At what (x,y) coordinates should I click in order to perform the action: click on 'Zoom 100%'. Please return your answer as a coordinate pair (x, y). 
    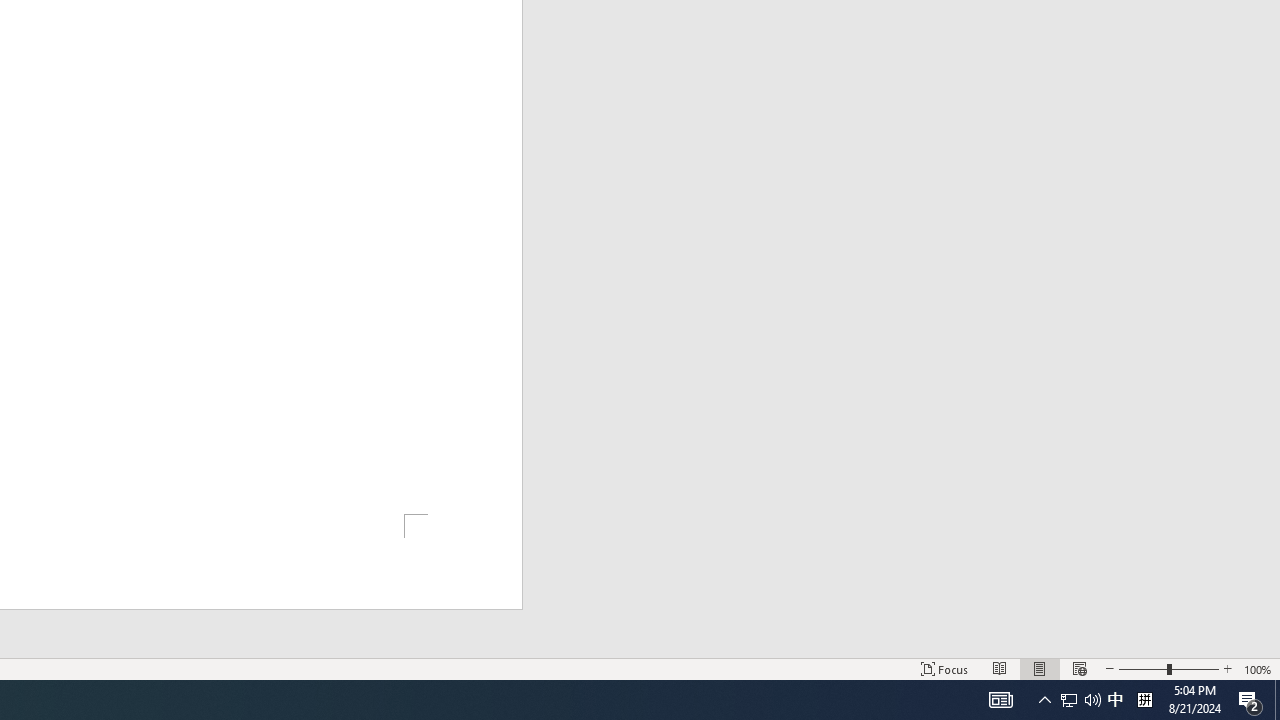
    Looking at the image, I should click on (1257, 669).